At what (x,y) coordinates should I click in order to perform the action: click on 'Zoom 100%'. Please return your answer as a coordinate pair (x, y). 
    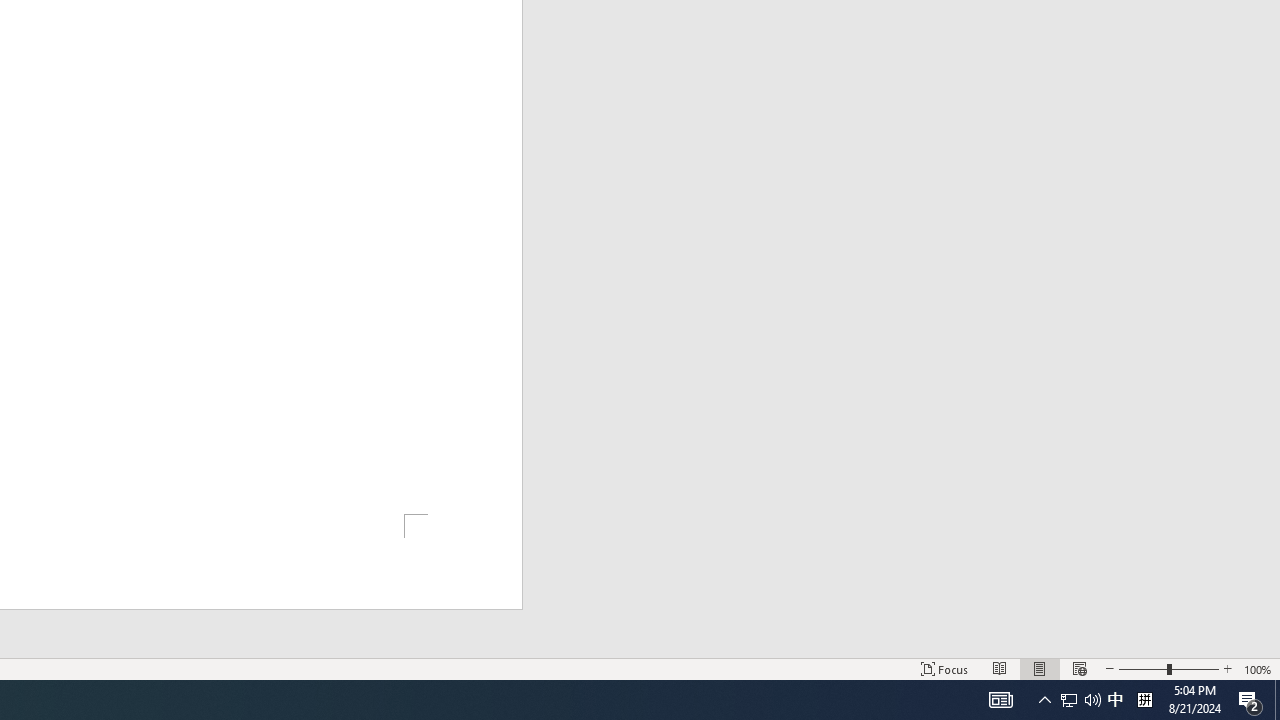
    Looking at the image, I should click on (1257, 669).